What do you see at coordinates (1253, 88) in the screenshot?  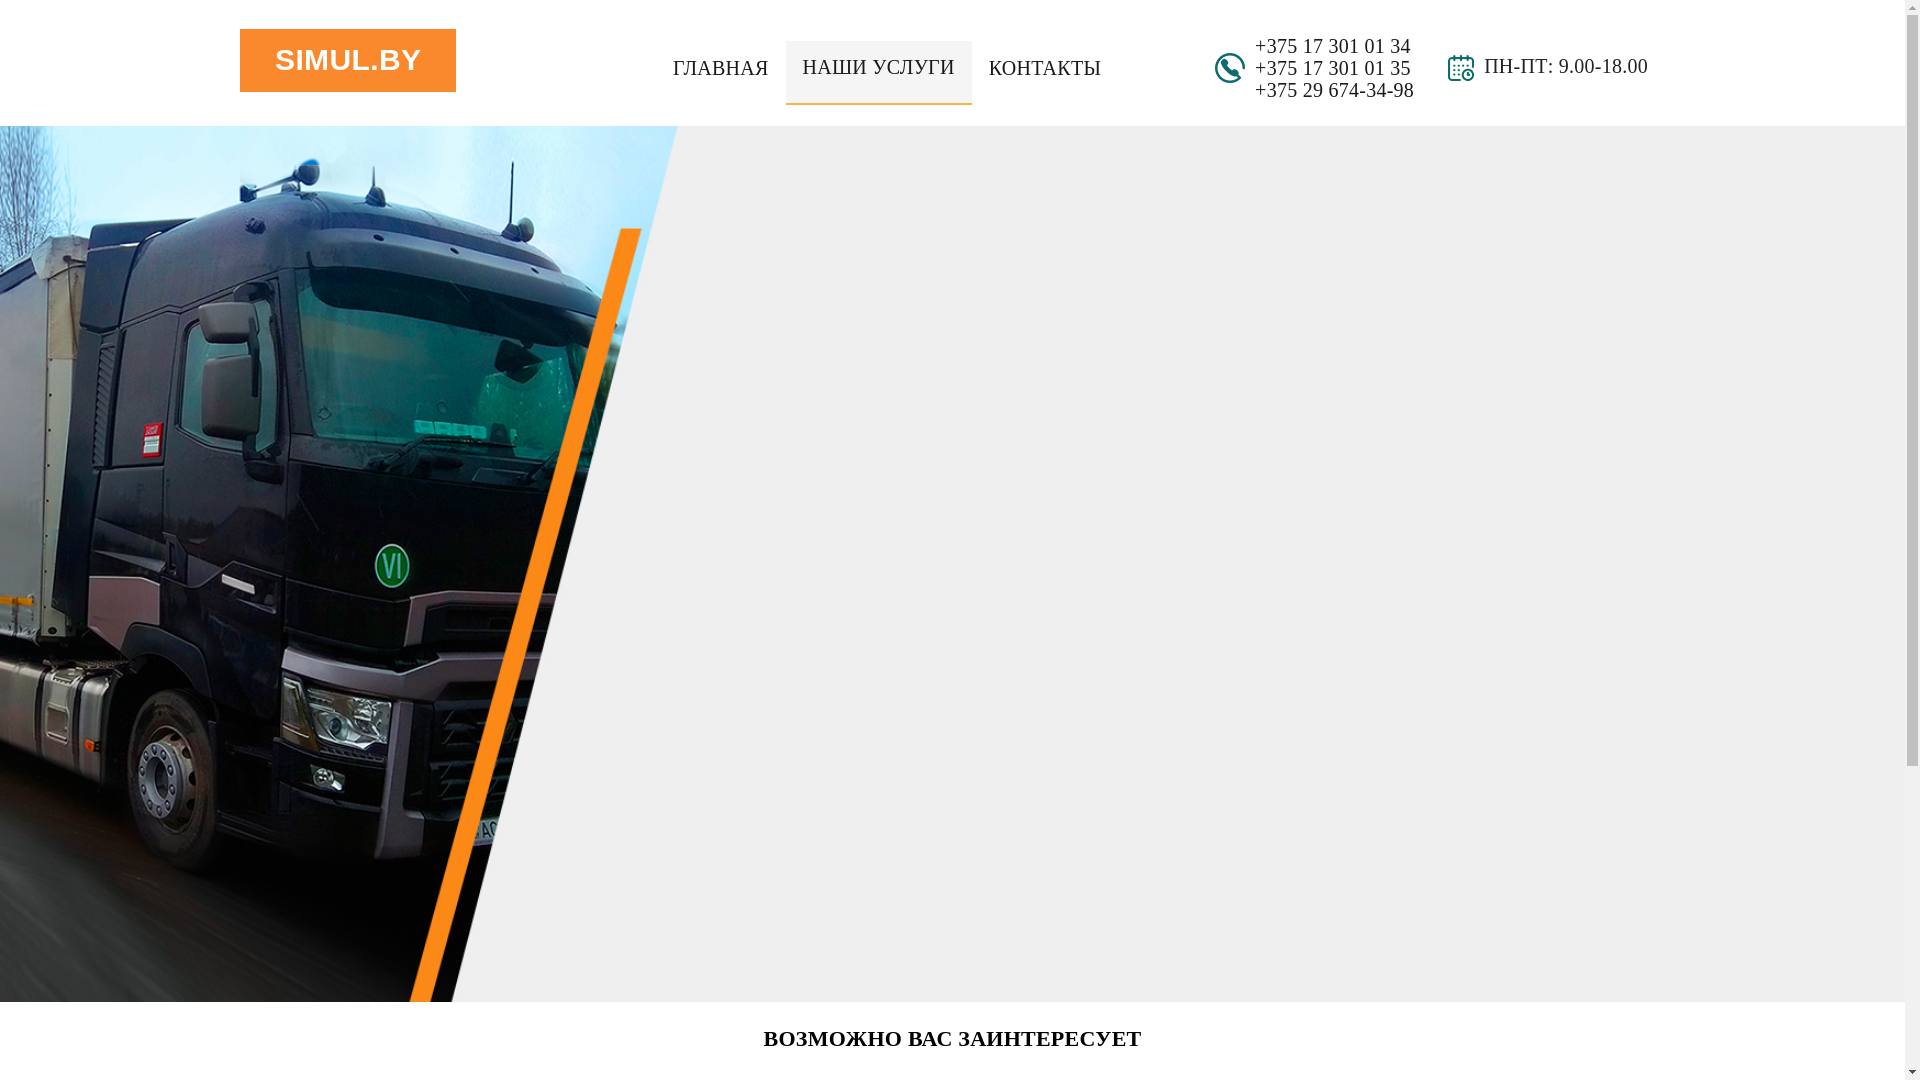 I see `'+375 29 674-34-98'` at bounding box center [1253, 88].